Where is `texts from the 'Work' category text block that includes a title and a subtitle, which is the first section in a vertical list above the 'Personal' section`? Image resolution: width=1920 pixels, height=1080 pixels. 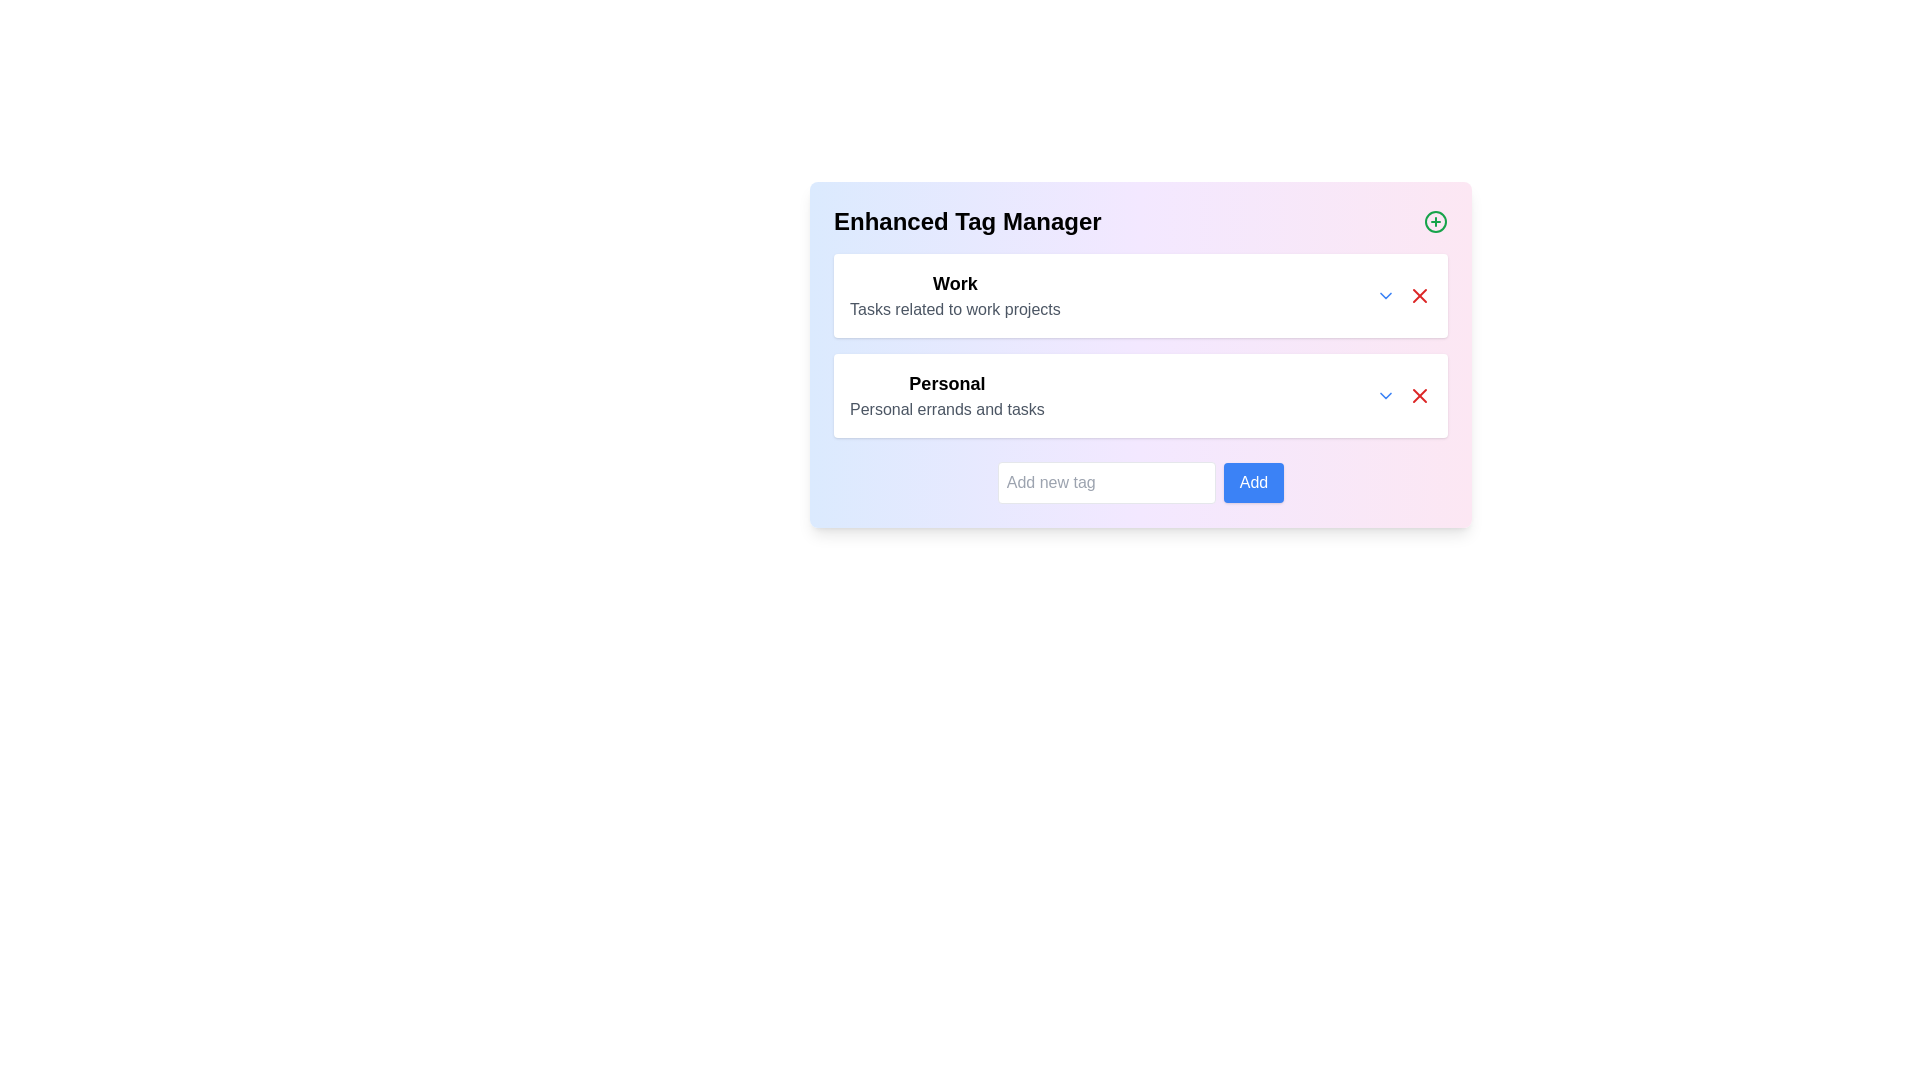
texts from the 'Work' category text block that includes a title and a subtitle, which is the first section in a vertical list above the 'Personal' section is located at coordinates (954, 296).